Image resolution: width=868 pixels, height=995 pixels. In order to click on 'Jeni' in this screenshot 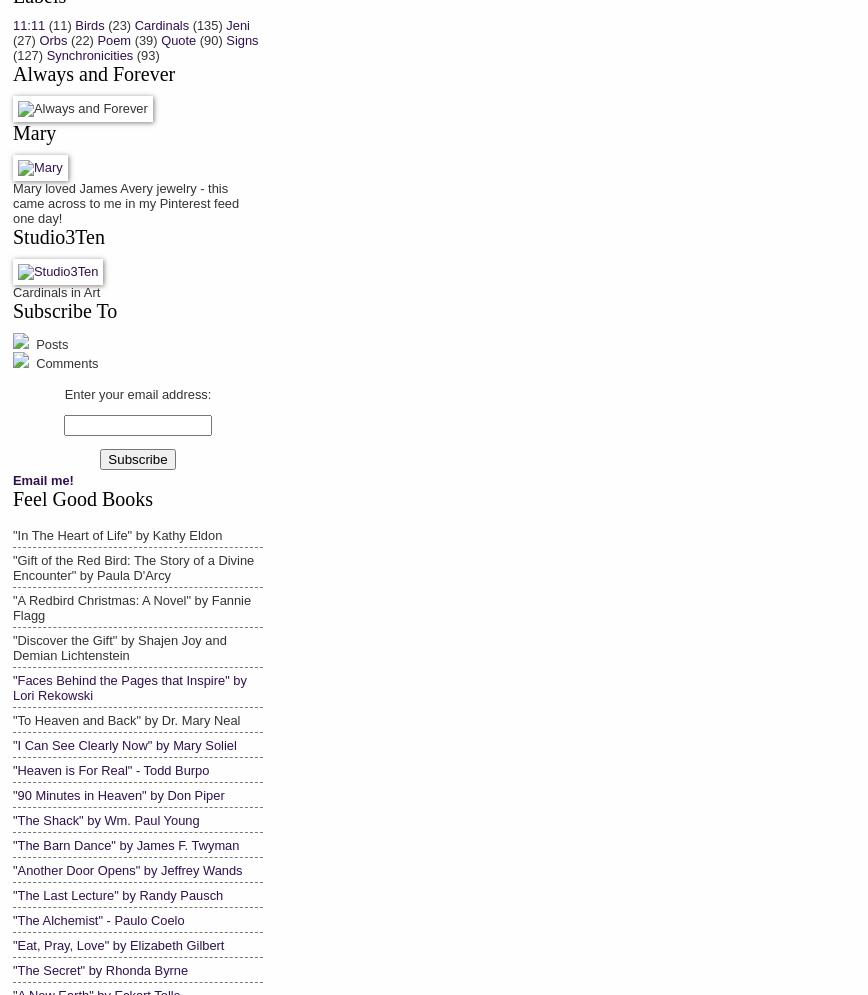, I will do `click(237, 24)`.